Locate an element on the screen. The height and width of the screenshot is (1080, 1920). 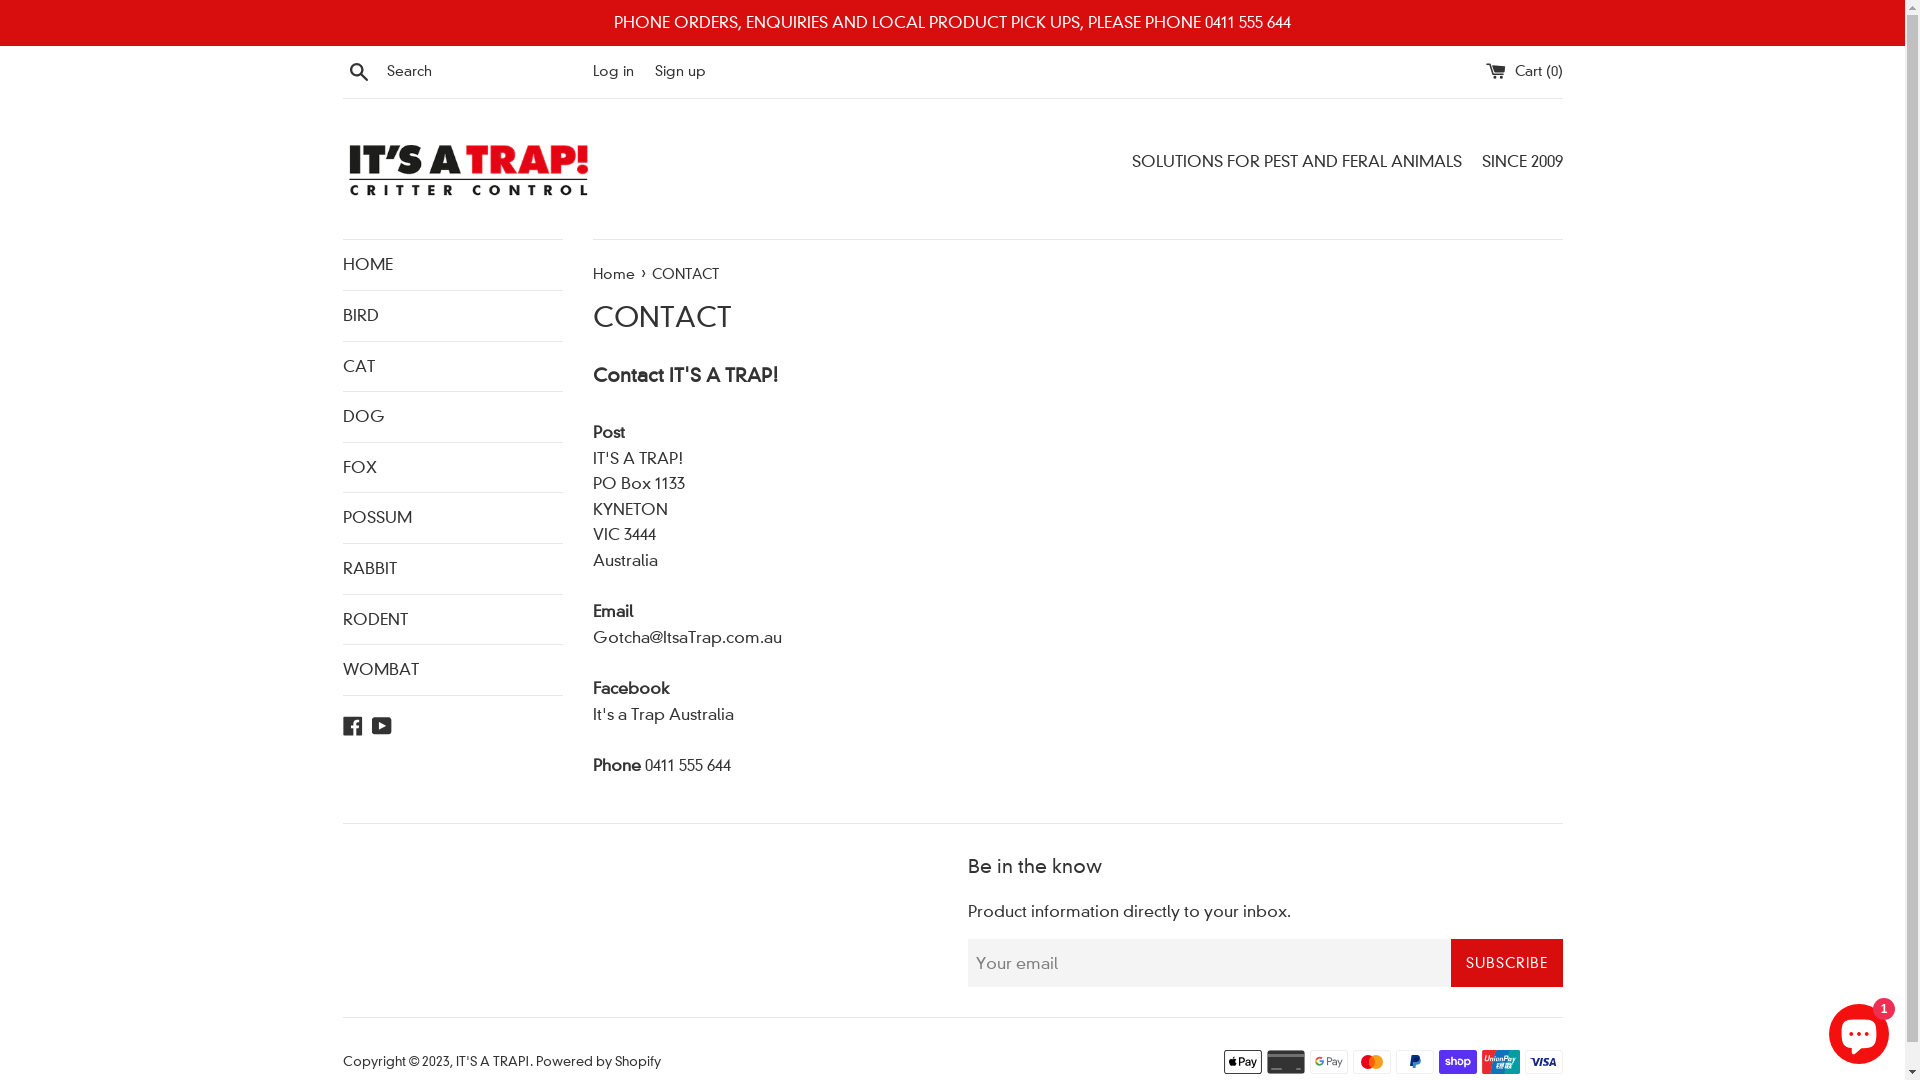
'HOME' is located at coordinates (450, 264).